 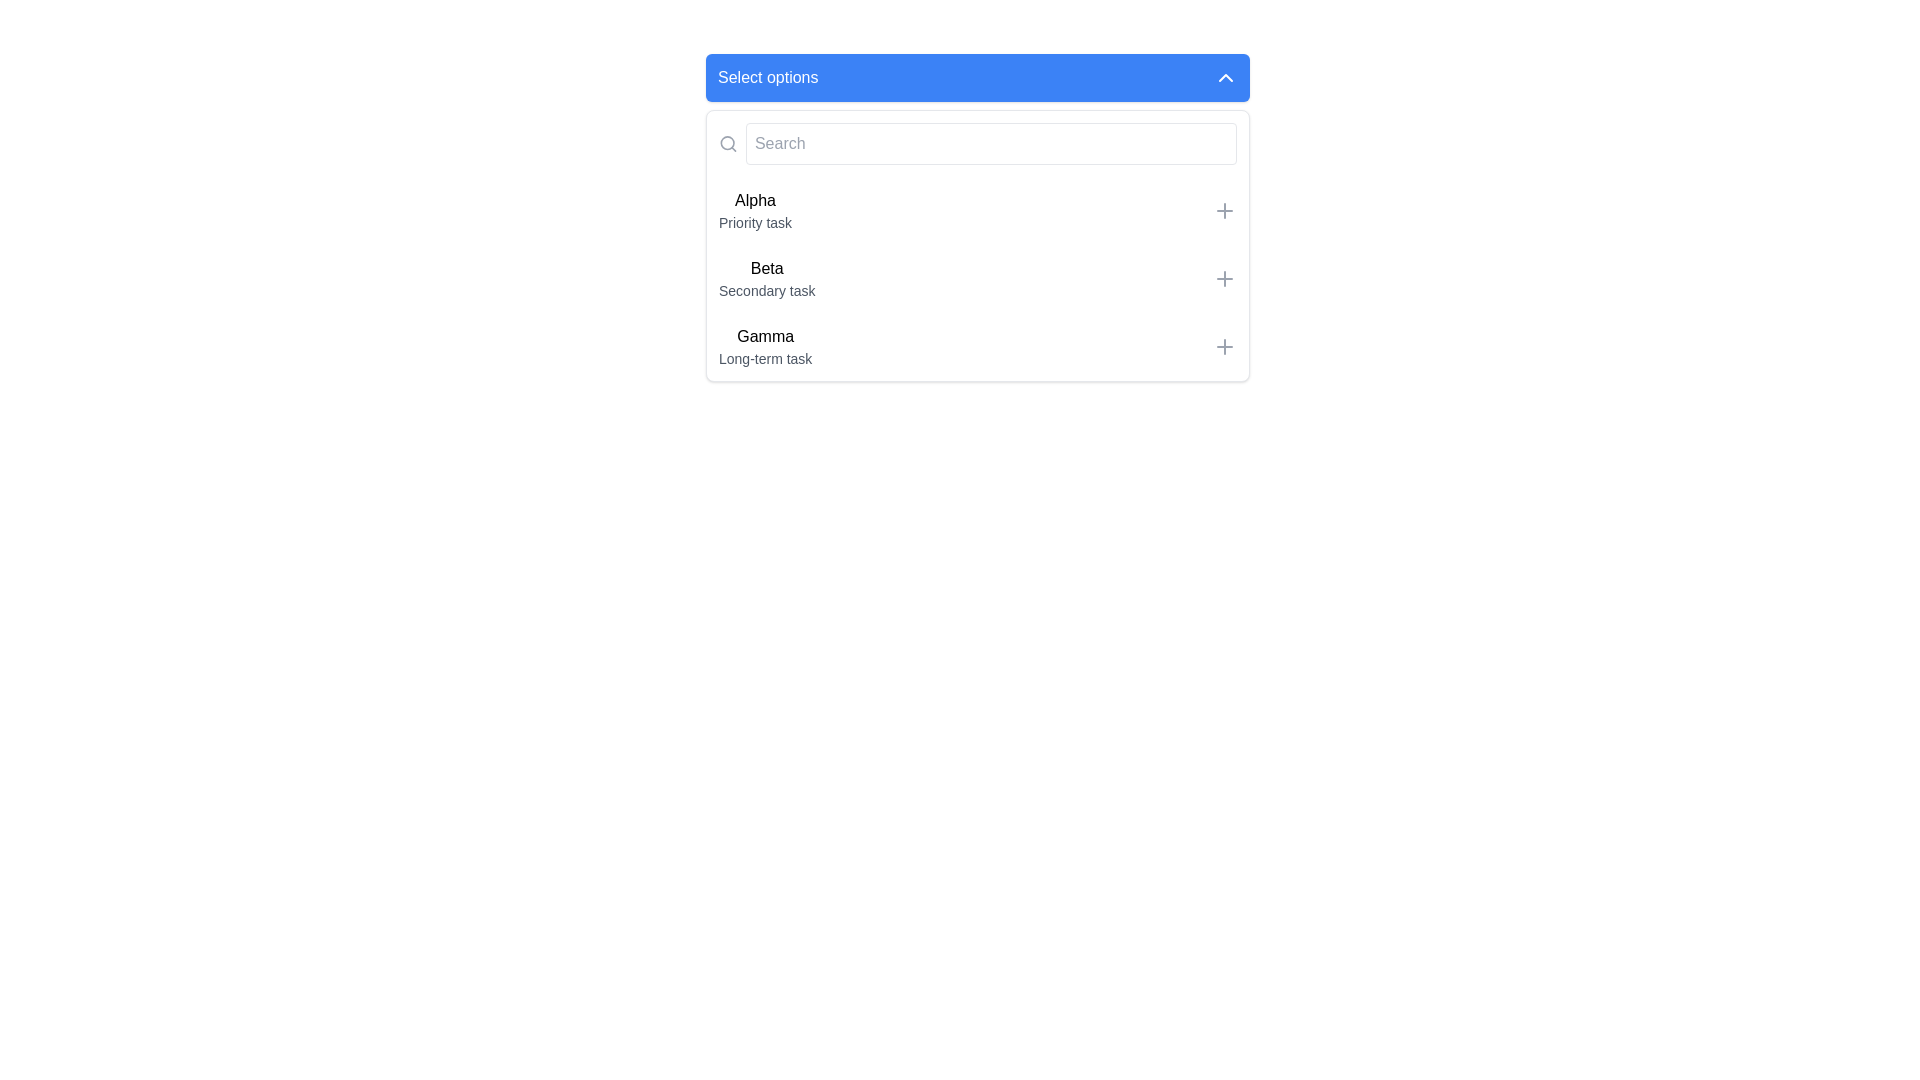 I want to click on the second menu item, so click(x=978, y=278).